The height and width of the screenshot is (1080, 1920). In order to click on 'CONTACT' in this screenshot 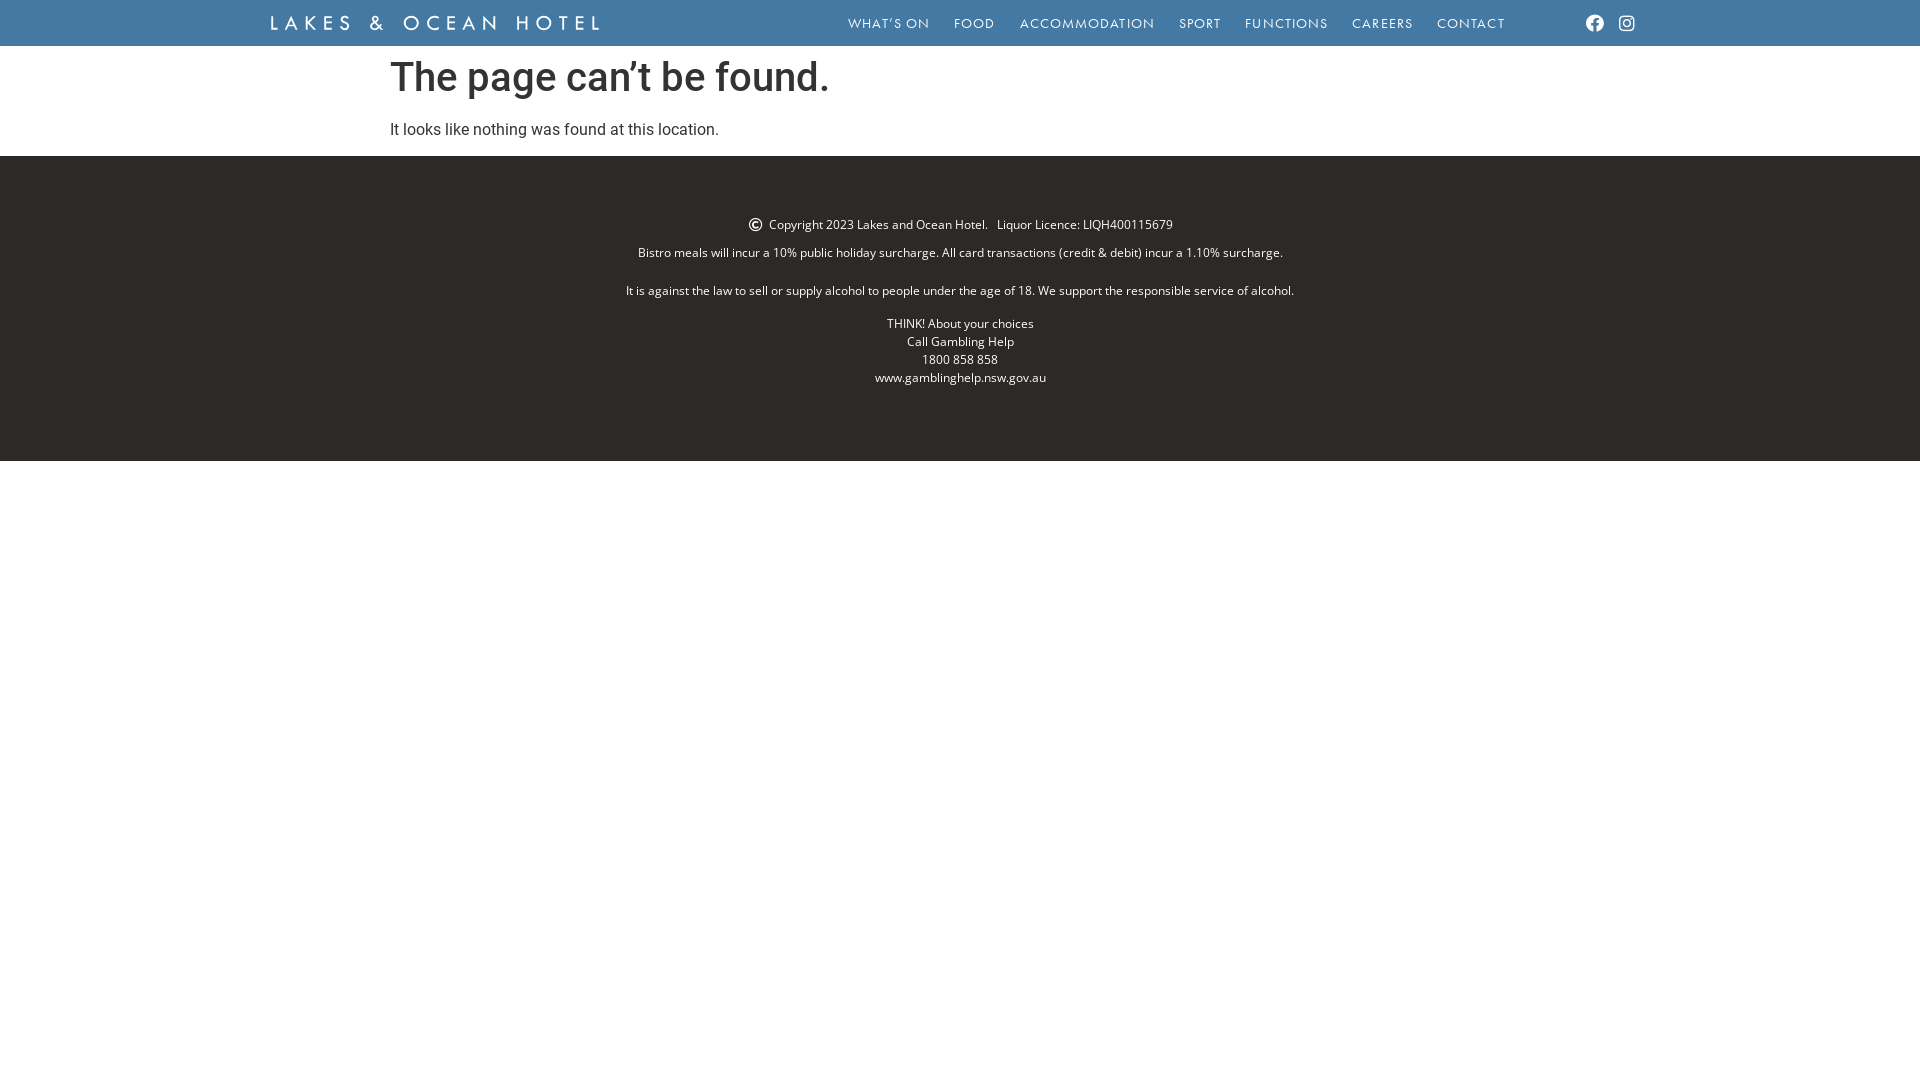, I will do `click(1470, 23)`.